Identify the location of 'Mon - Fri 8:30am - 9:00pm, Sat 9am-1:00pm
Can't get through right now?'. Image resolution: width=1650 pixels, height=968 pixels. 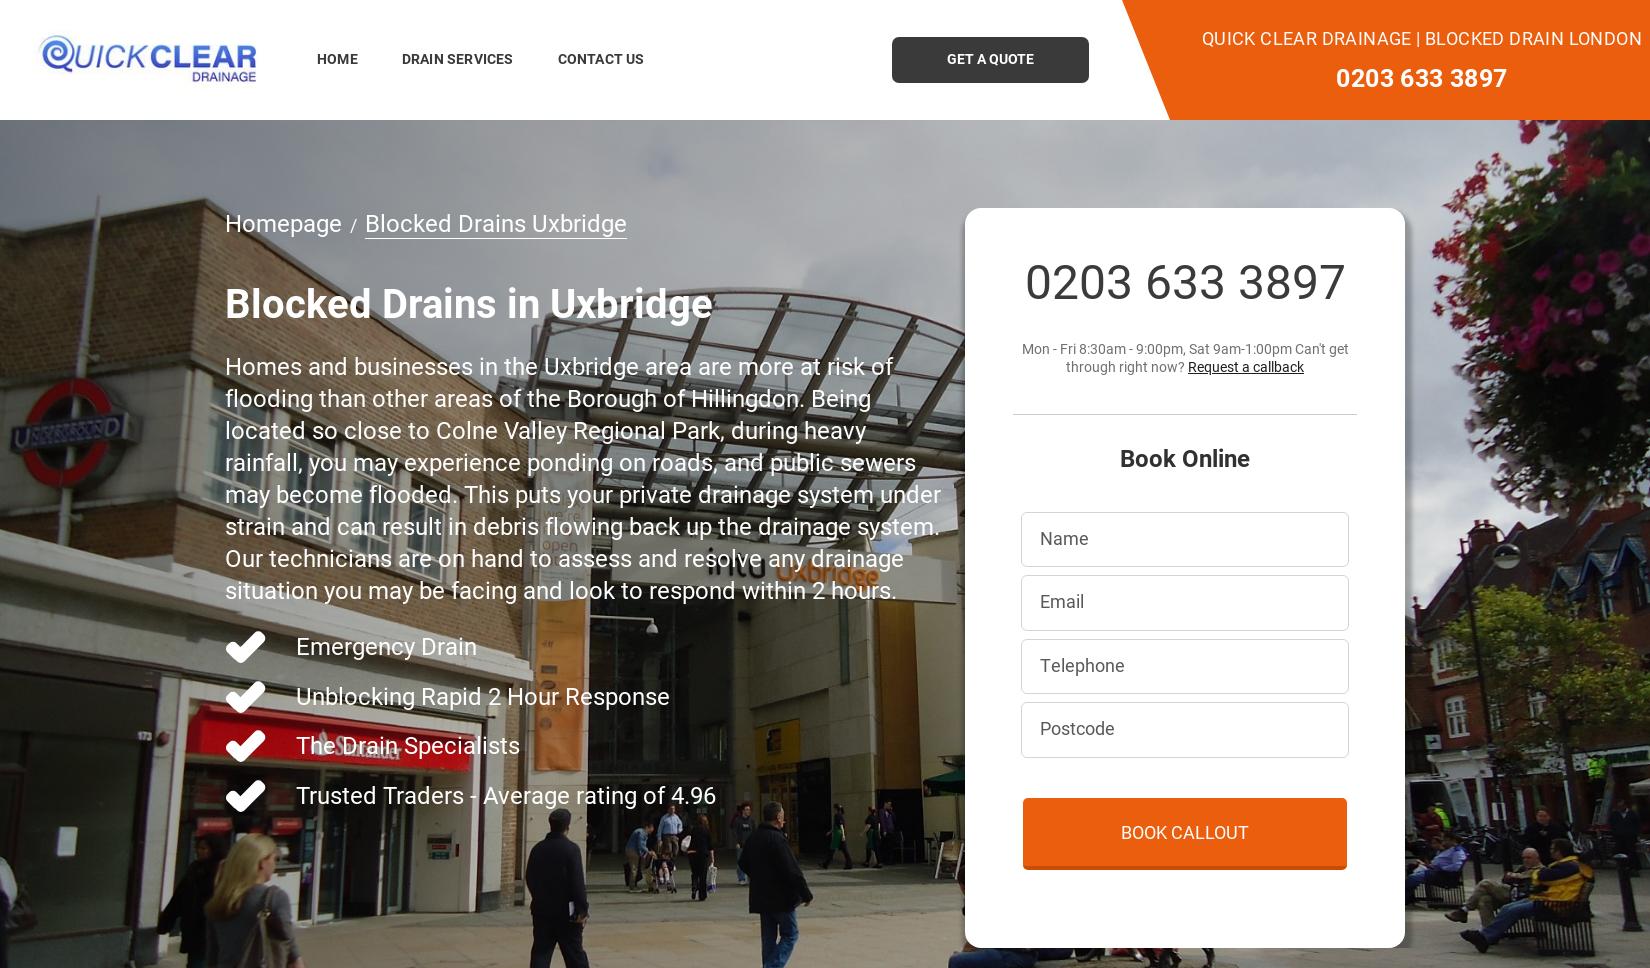
(1184, 356).